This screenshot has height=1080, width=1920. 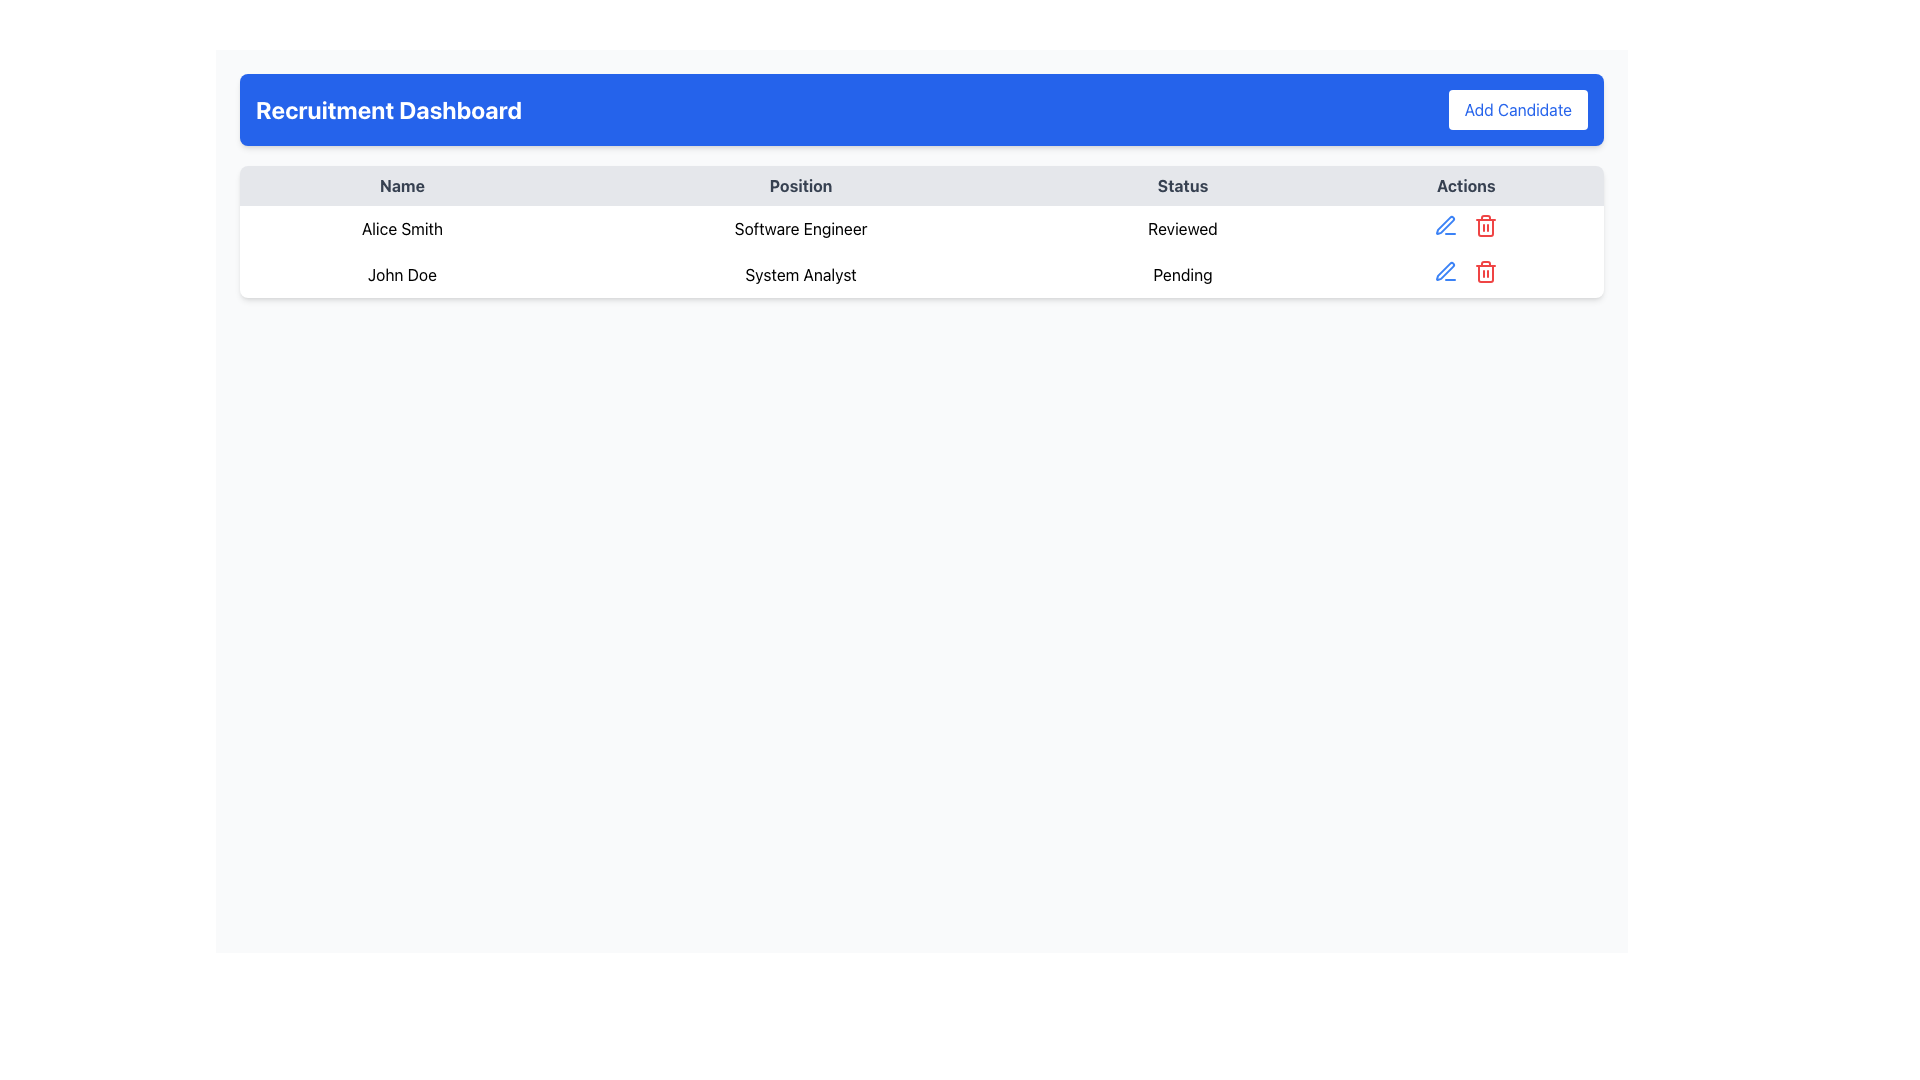 What do you see at coordinates (801, 227) in the screenshot?
I see `the text label indicating the professional role associated with 'Alice Smith' in the 'Position' column of the table` at bounding box center [801, 227].